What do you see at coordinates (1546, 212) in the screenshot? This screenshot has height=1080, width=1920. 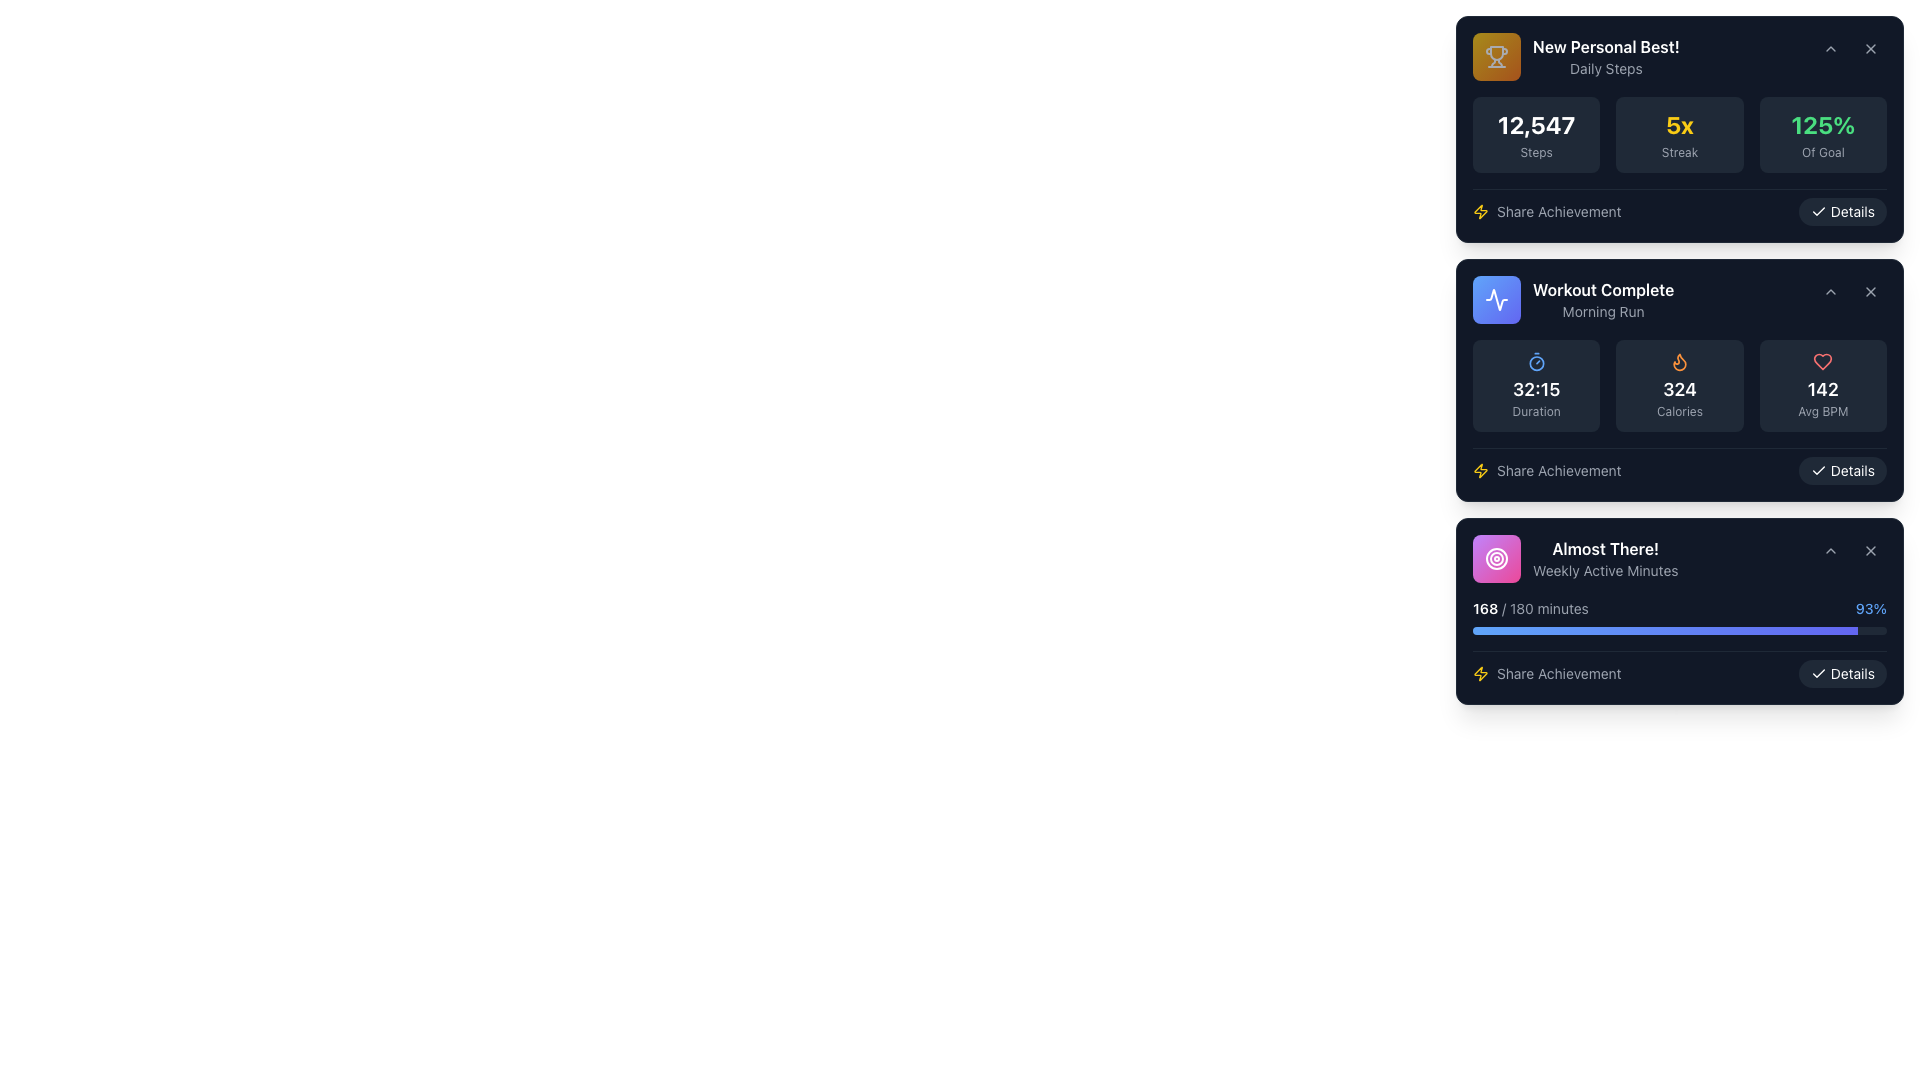 I see `the 'Share Achievement' text label with a lightning bolt icon located at the bottom-left section of the card layout` at bounding box center [1546, 212].